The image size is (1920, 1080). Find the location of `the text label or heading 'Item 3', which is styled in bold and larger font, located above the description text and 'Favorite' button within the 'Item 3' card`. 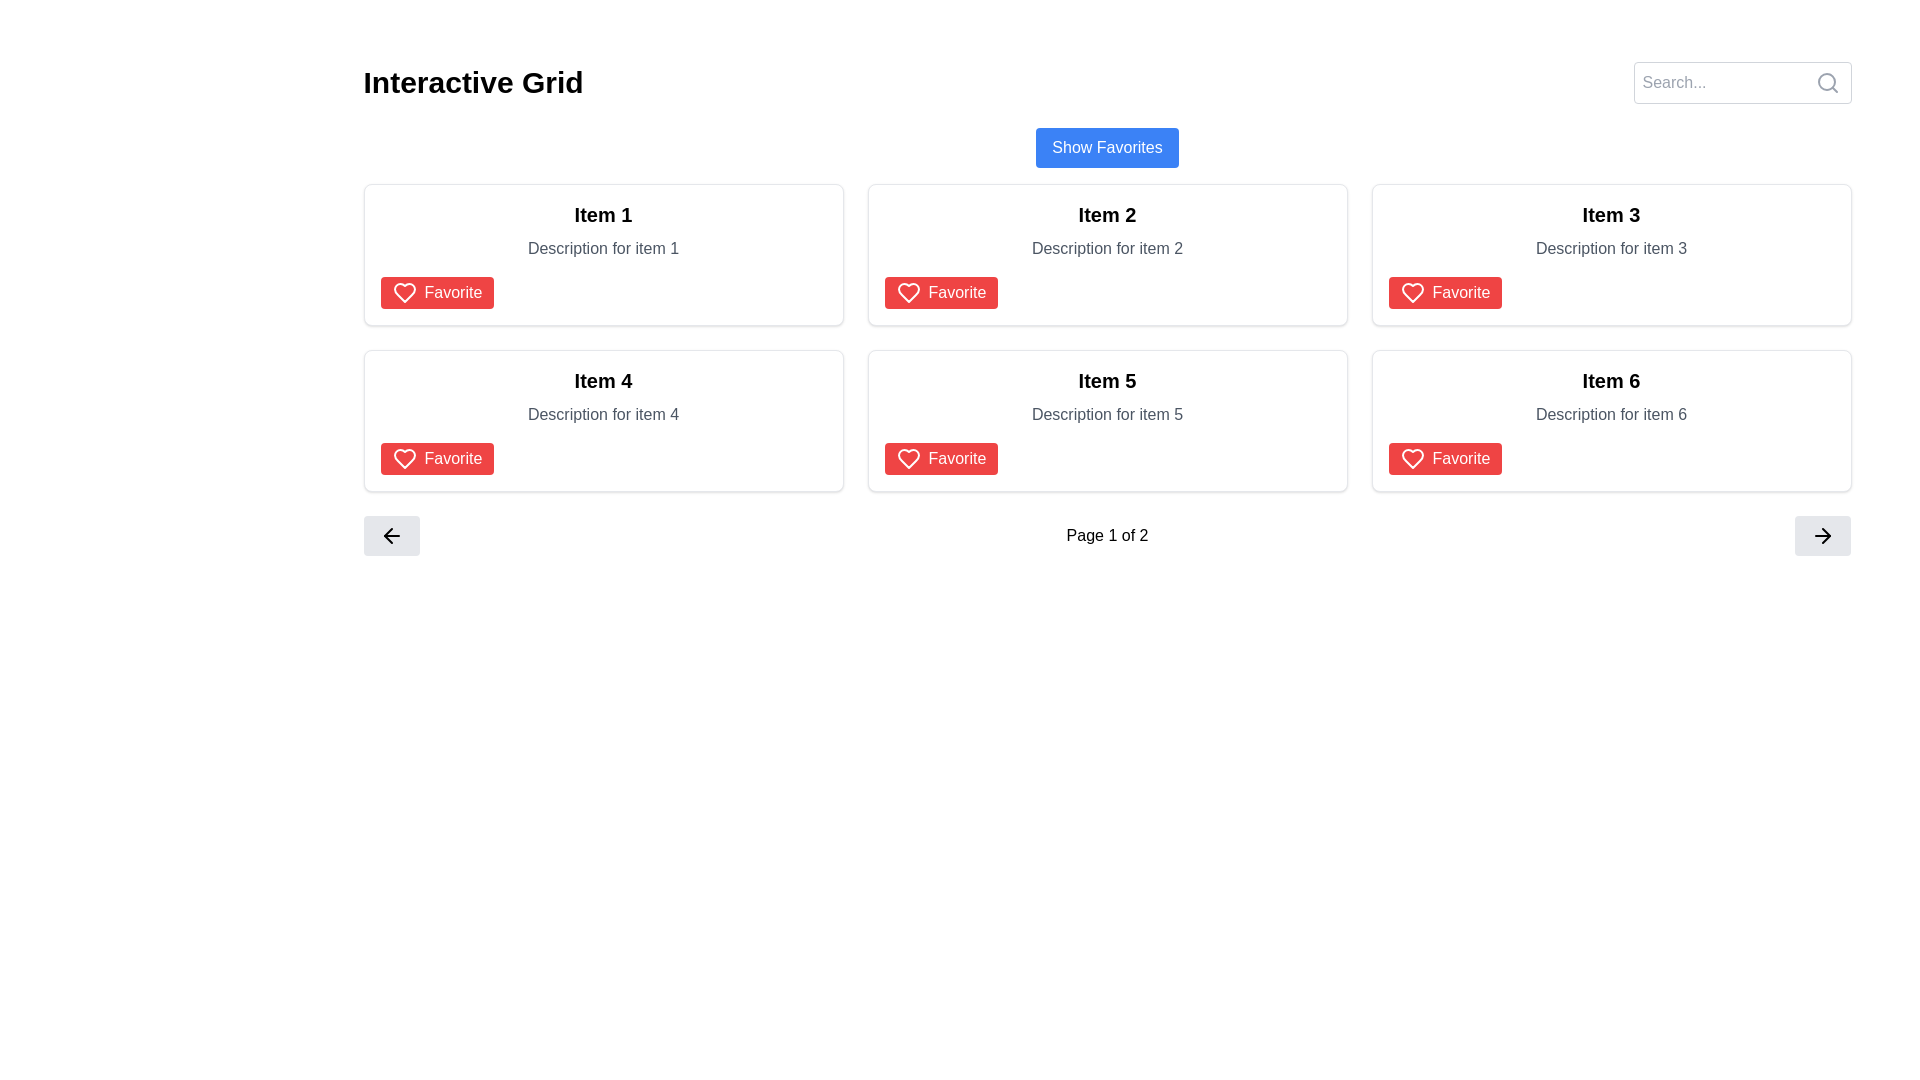

the text label or heading 'Item 3', which is styled in bold and larger font, located above the description text and 'Favorite' button within the 'Item 3' card is located at coordinates (1611, 215).